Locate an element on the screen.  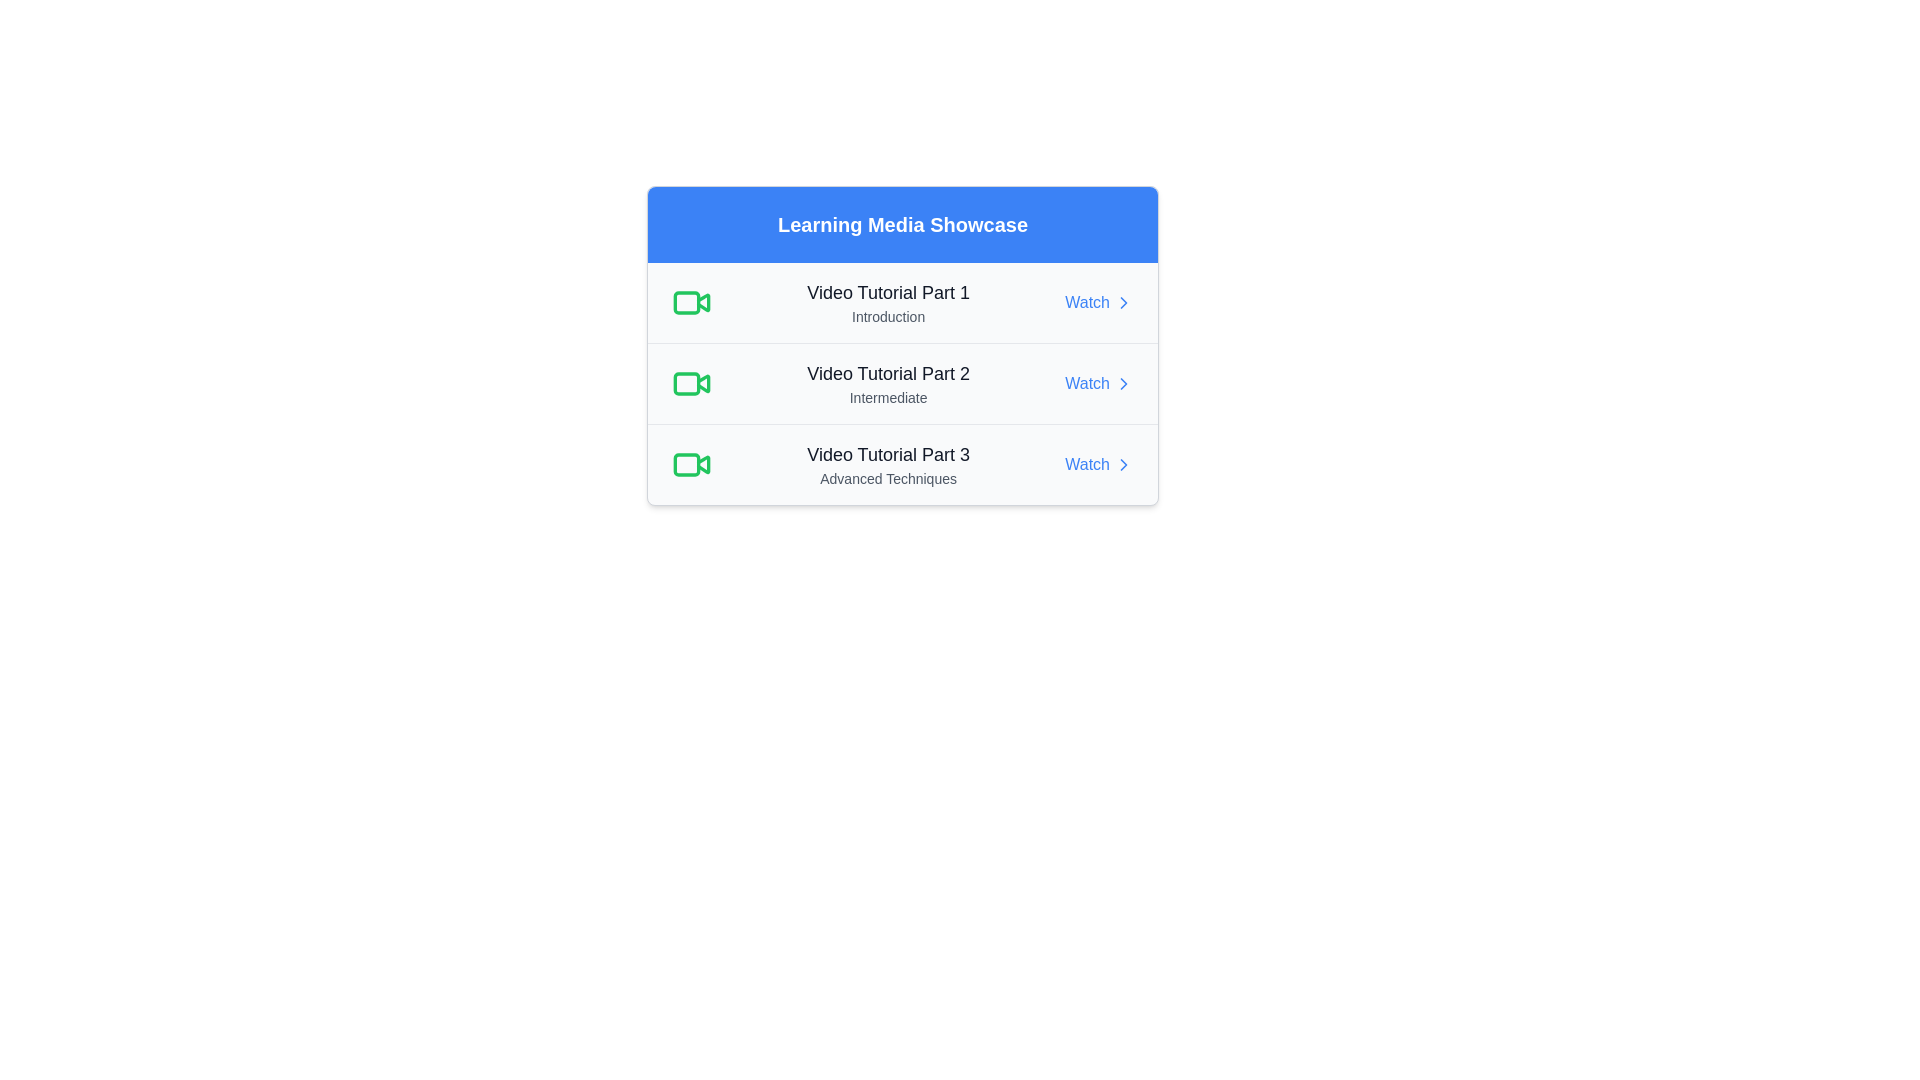
the text label that describes the tutorial resource, positioned third in a vertical list under 'Learning Media Showcase', between 'Video Tutorial Part 2' and the 'Watch' link is located at coordinates (887, 465).